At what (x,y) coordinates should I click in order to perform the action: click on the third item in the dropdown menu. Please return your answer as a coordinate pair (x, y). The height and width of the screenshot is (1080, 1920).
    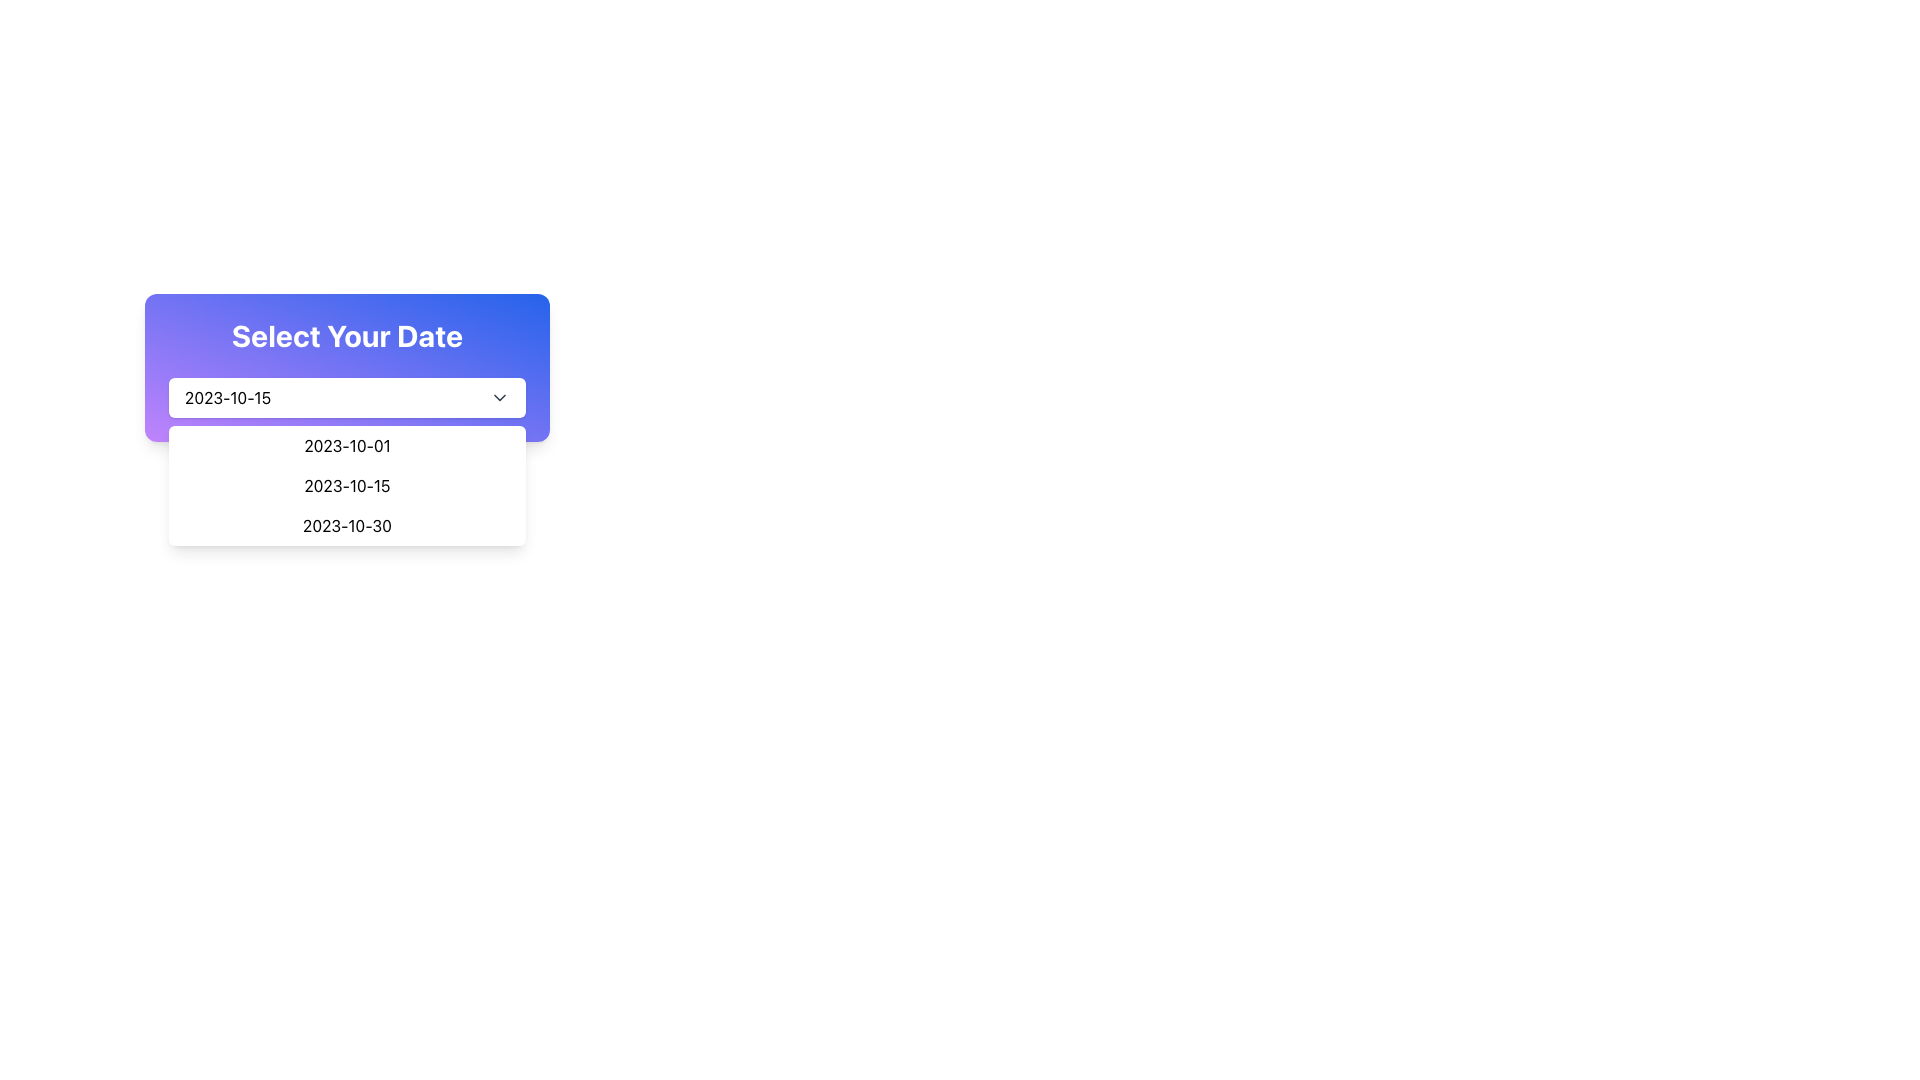
    Looking at the image, I should click on (347, 524).